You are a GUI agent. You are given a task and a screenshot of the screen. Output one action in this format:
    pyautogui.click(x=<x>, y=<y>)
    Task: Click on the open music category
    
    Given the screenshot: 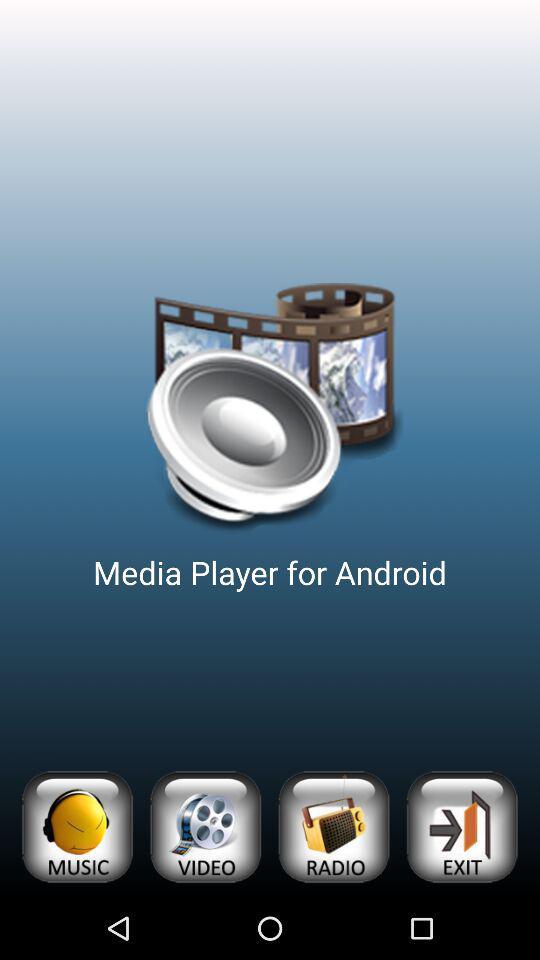 What is the action you would take?
    pyautogui.click(x=76, y=827)
    